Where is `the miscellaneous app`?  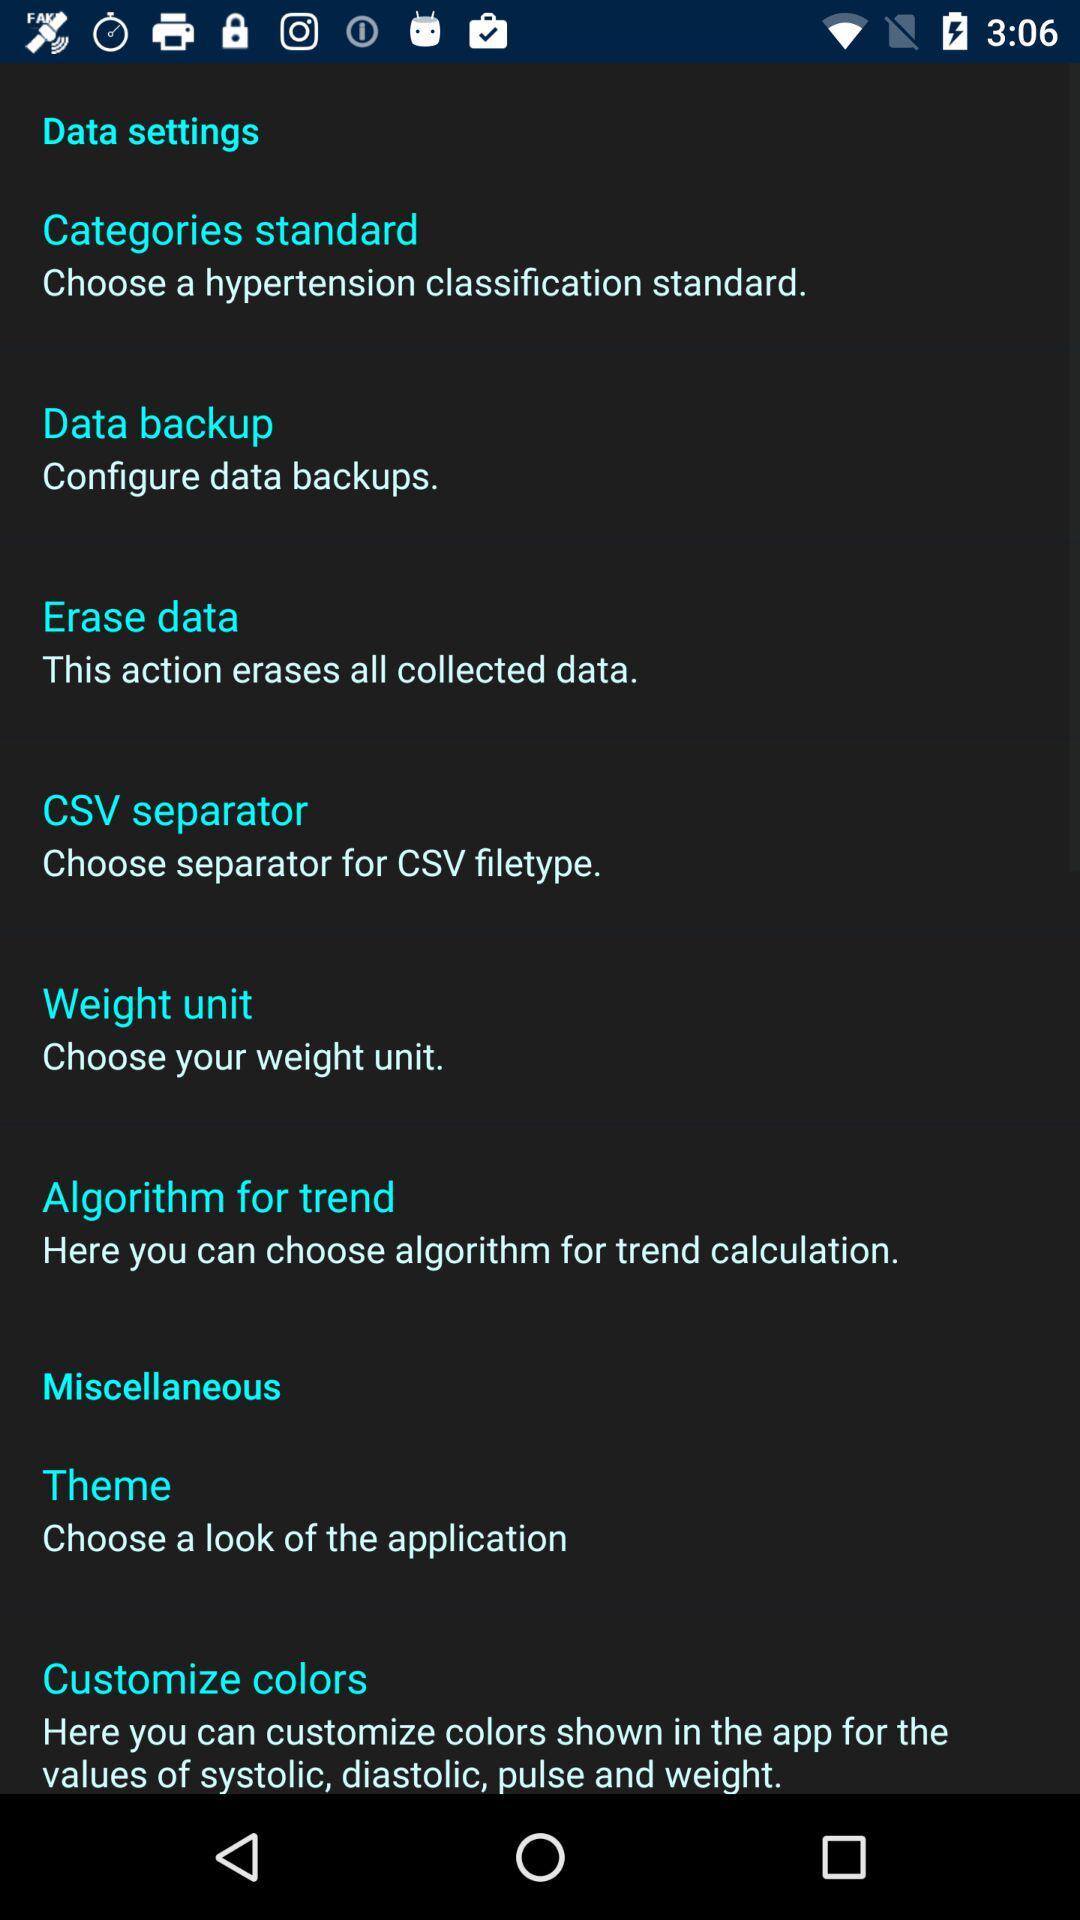 the miscellaneous app is located at coordinates (540, 1363).